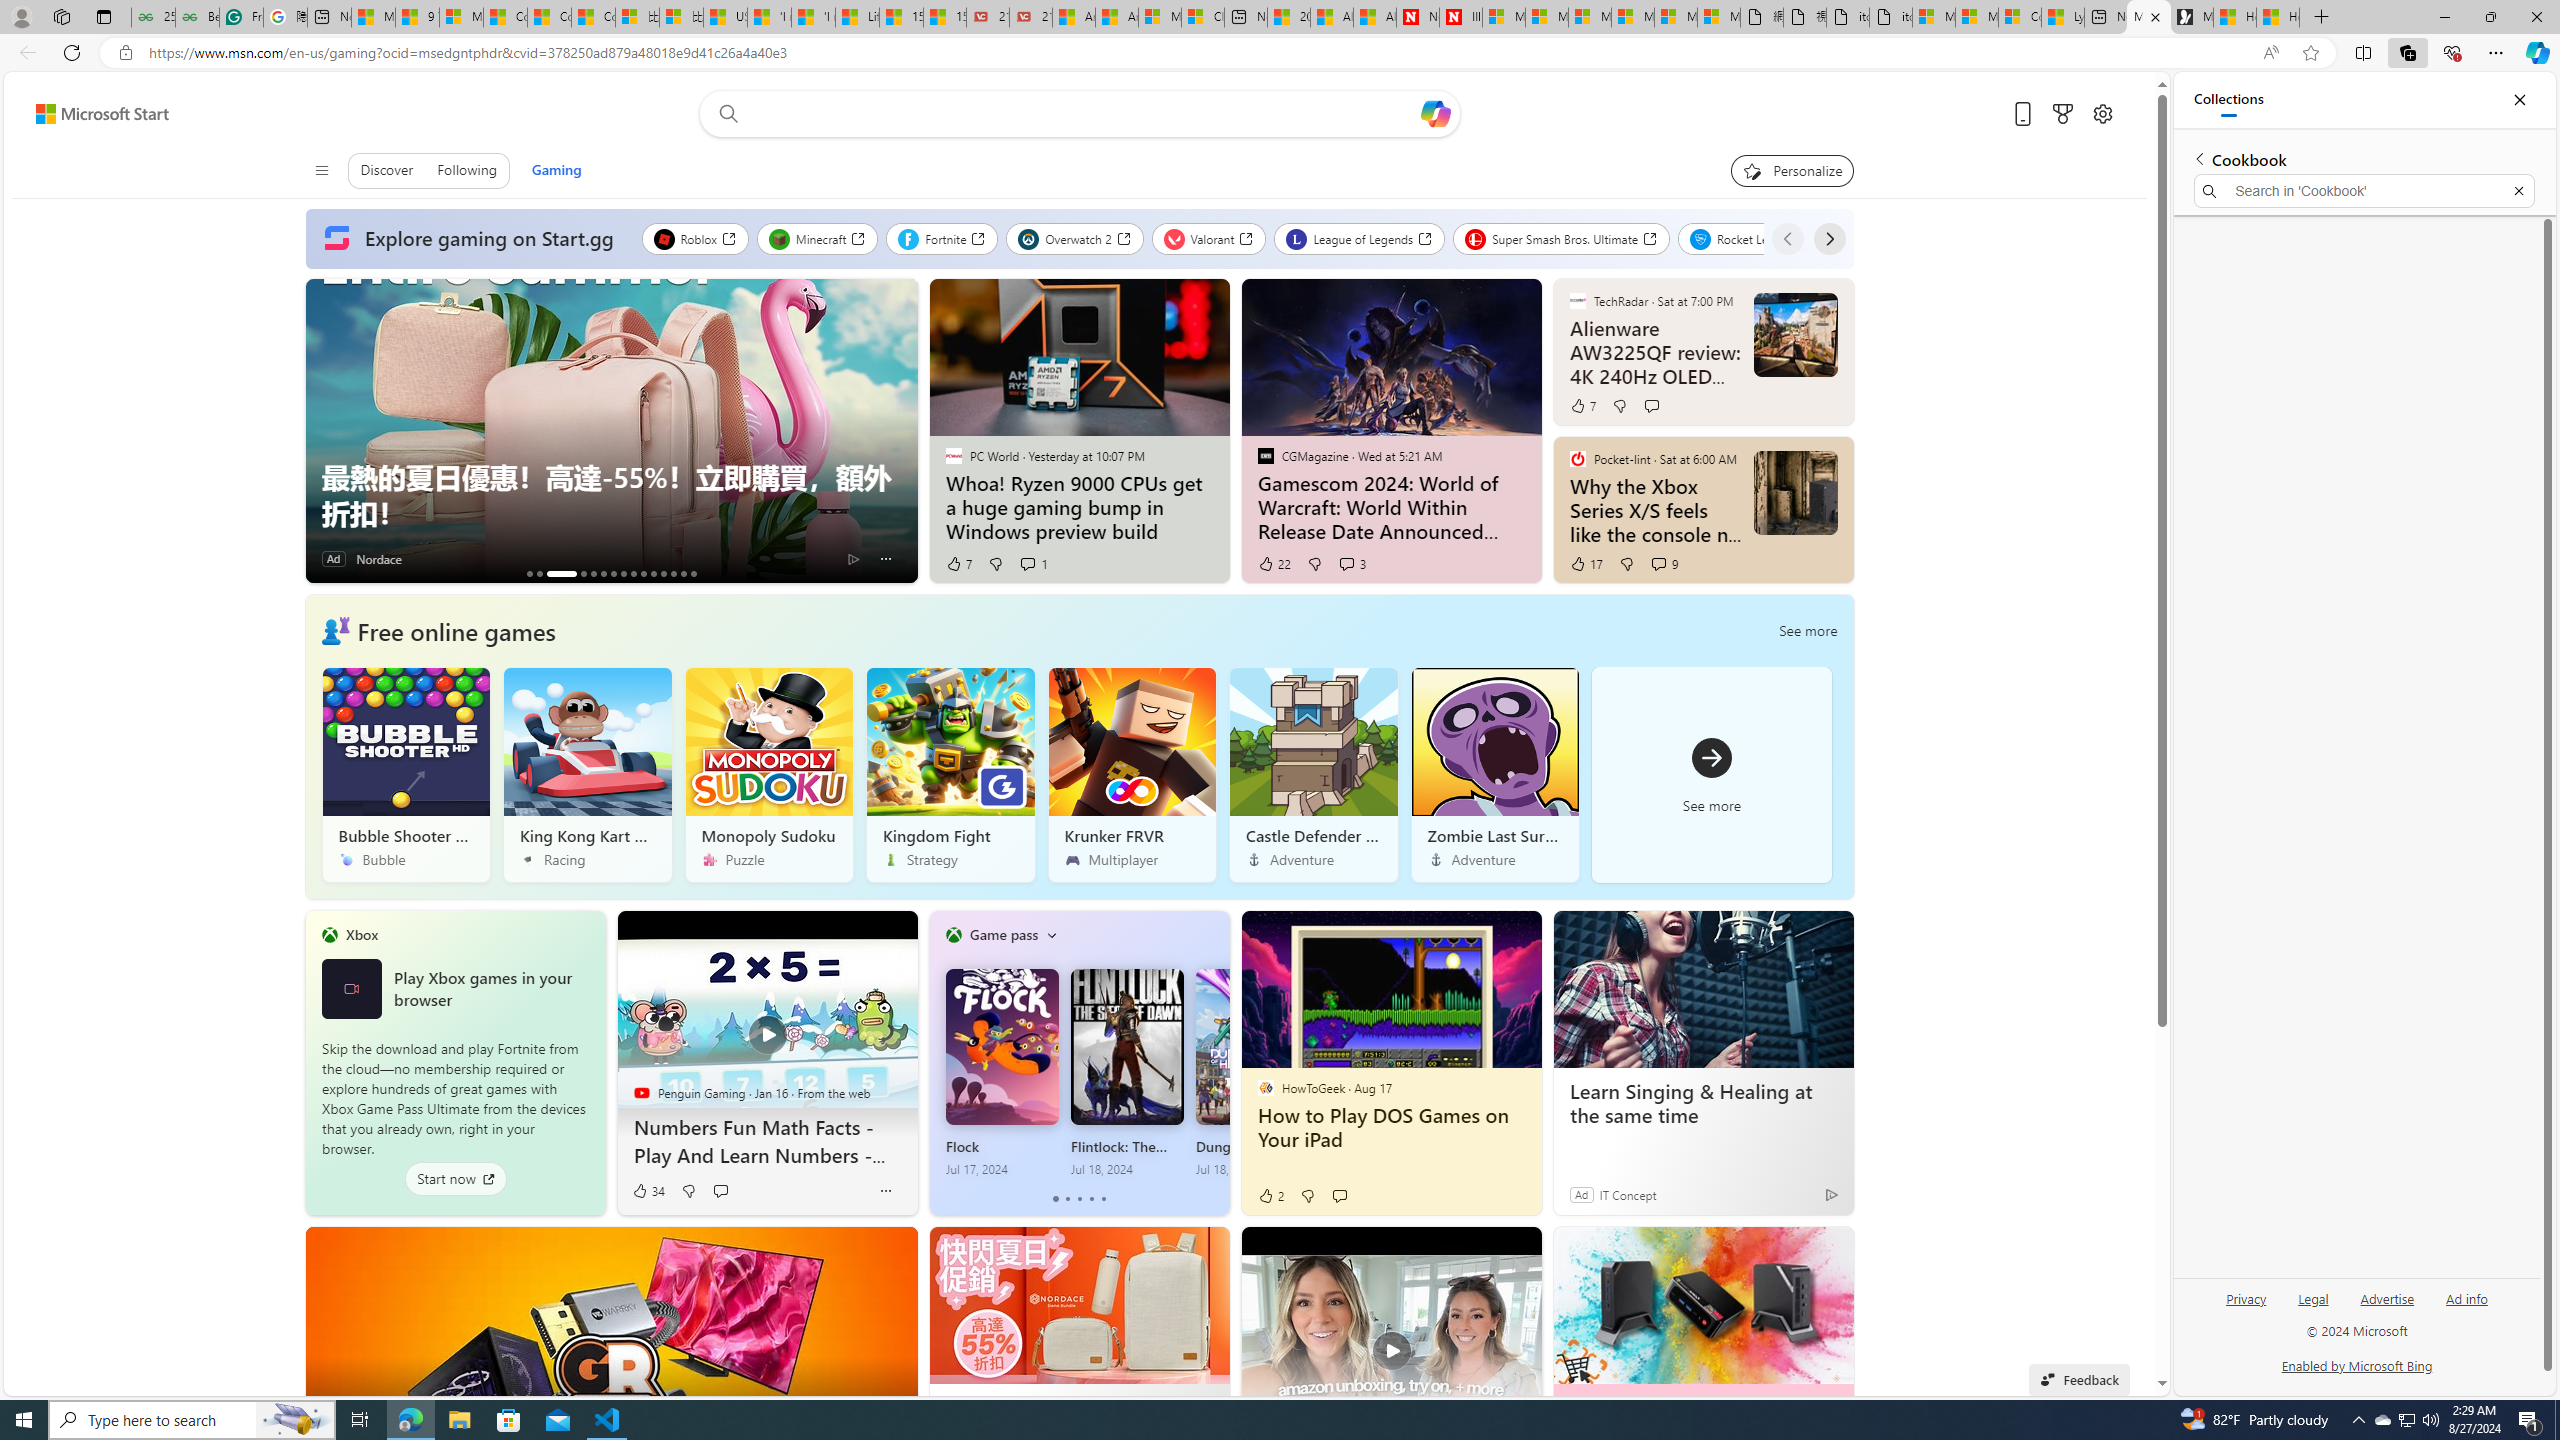 The height and width of the screenshot is (1440, 2560). Describe the element at coordinates (1072, 238) in the screenshot. I see `'Overwatch 2'` at that location.